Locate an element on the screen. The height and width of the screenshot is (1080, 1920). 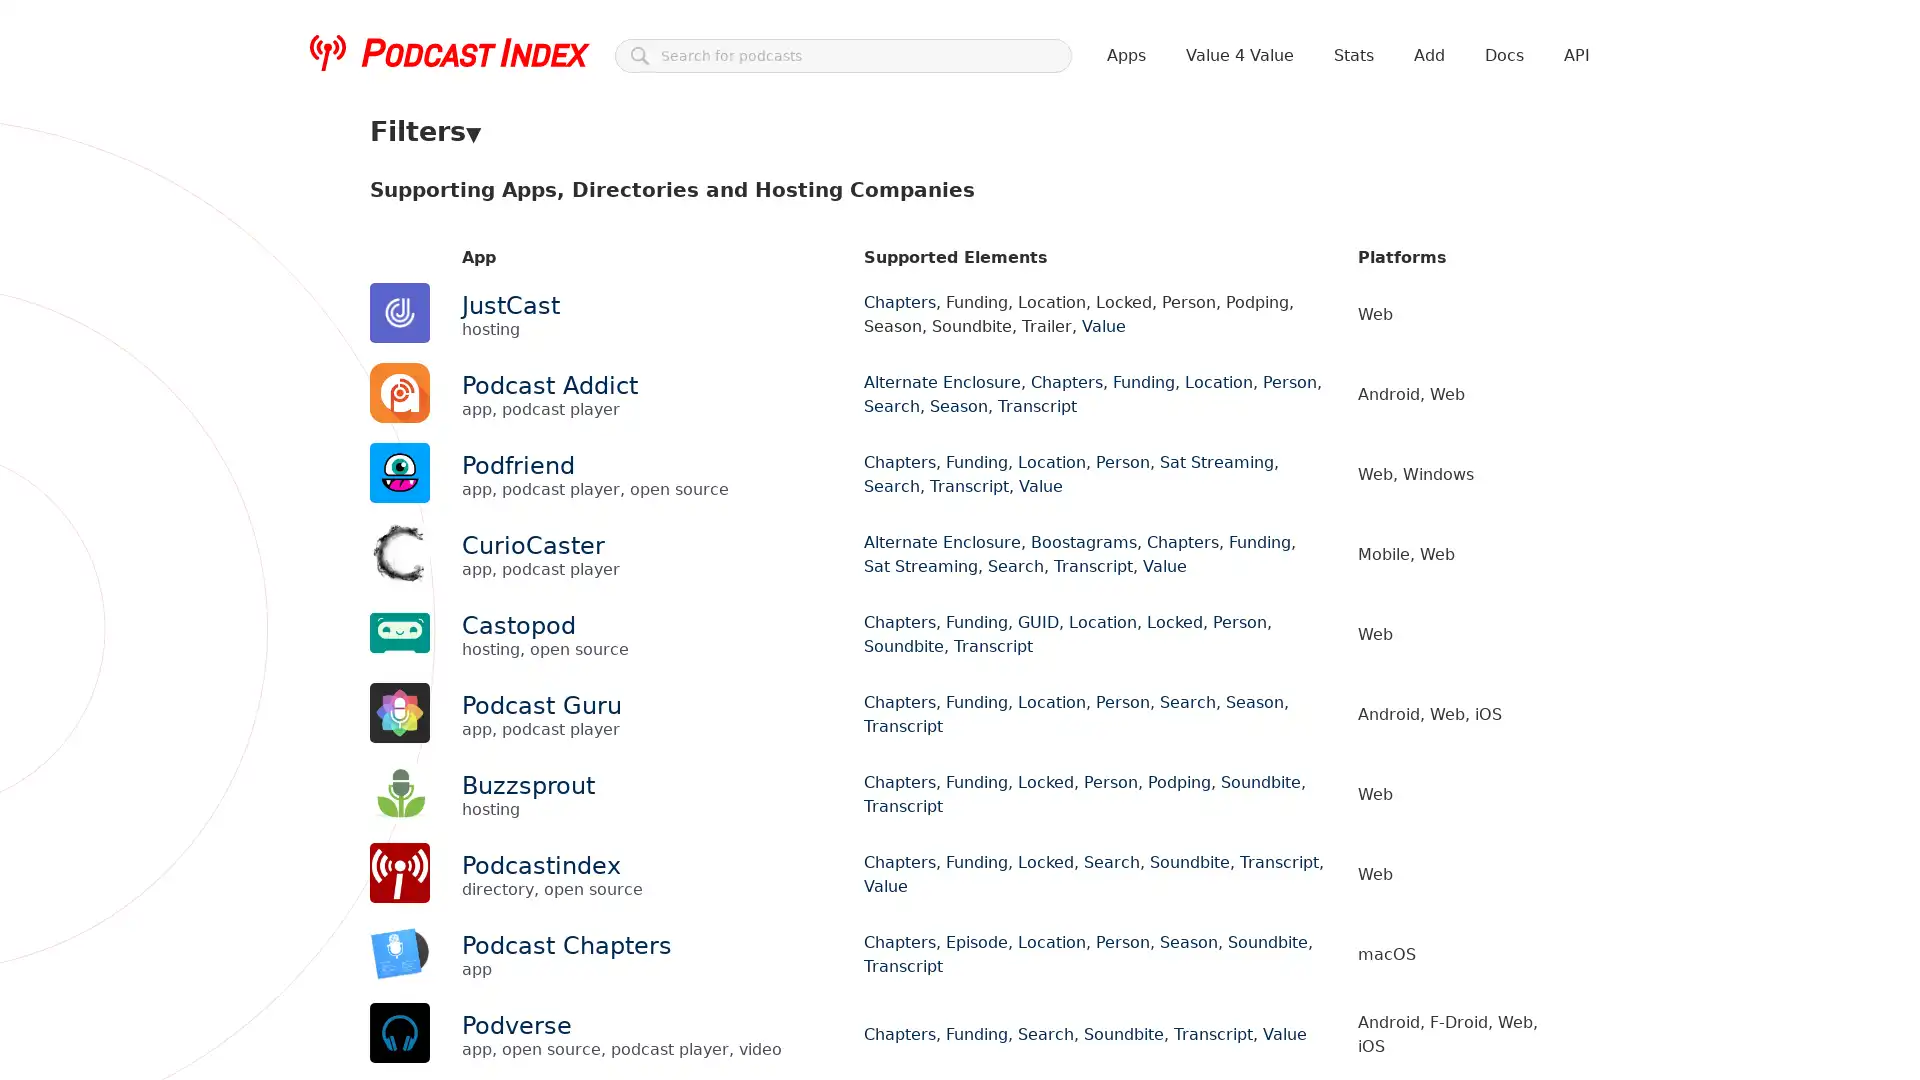
Chrome is located at coordinates (731, 410).